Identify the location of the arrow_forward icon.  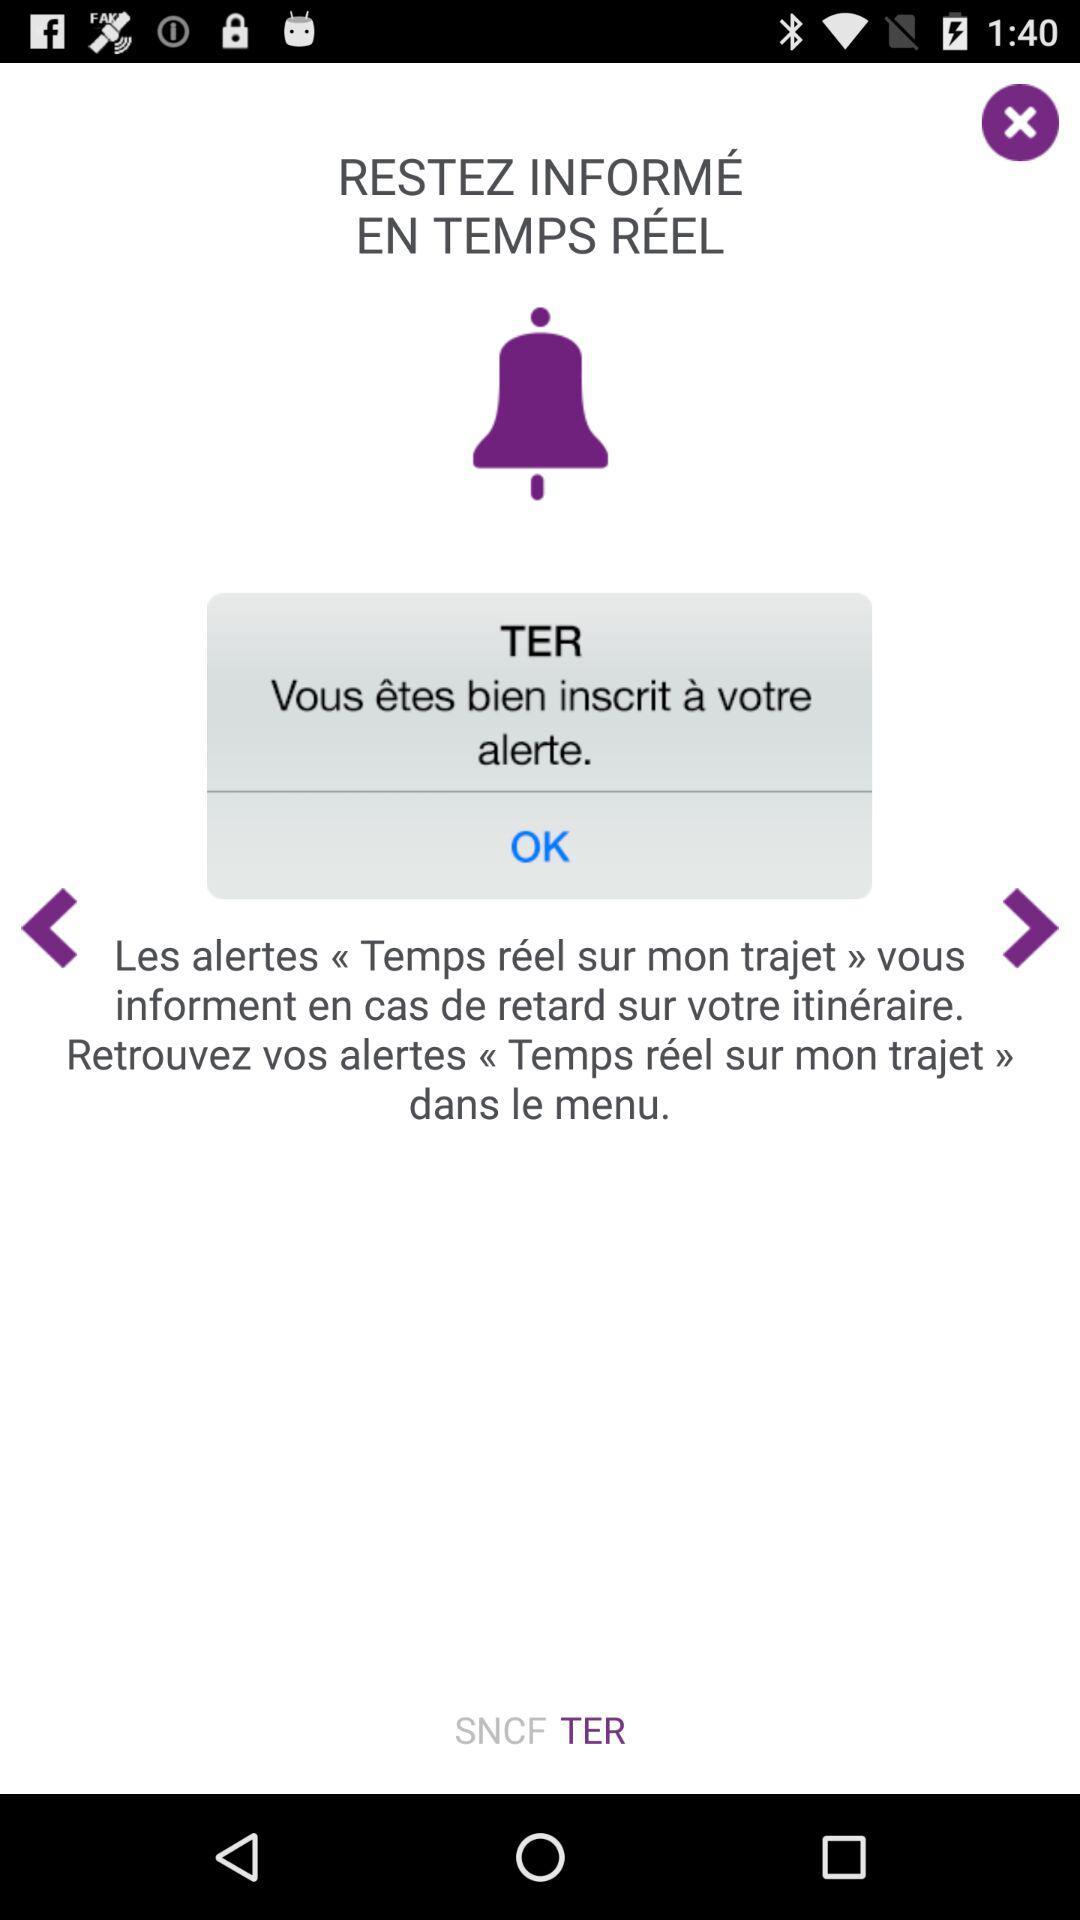
(1040, 993).